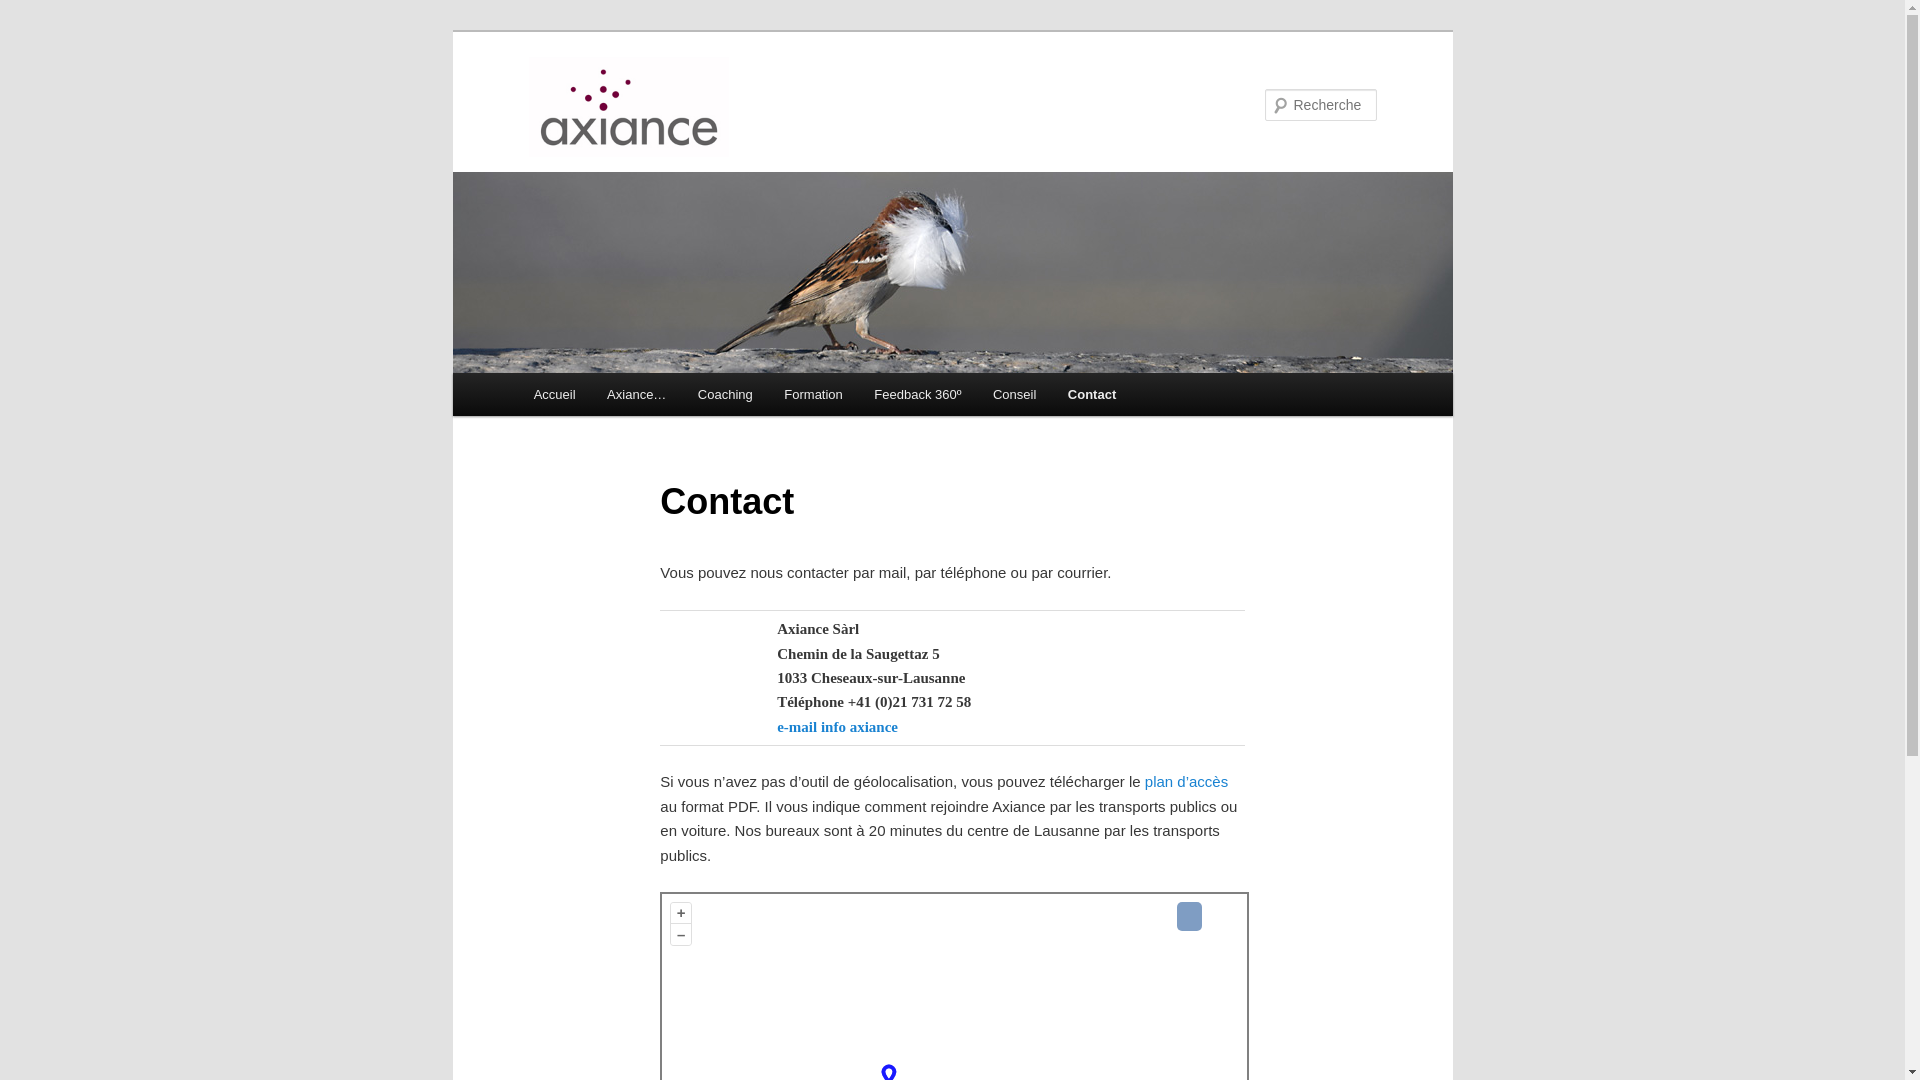 This screenshot has height=1080, width=1920. I want to click on 'Formation', so click(767, 394).